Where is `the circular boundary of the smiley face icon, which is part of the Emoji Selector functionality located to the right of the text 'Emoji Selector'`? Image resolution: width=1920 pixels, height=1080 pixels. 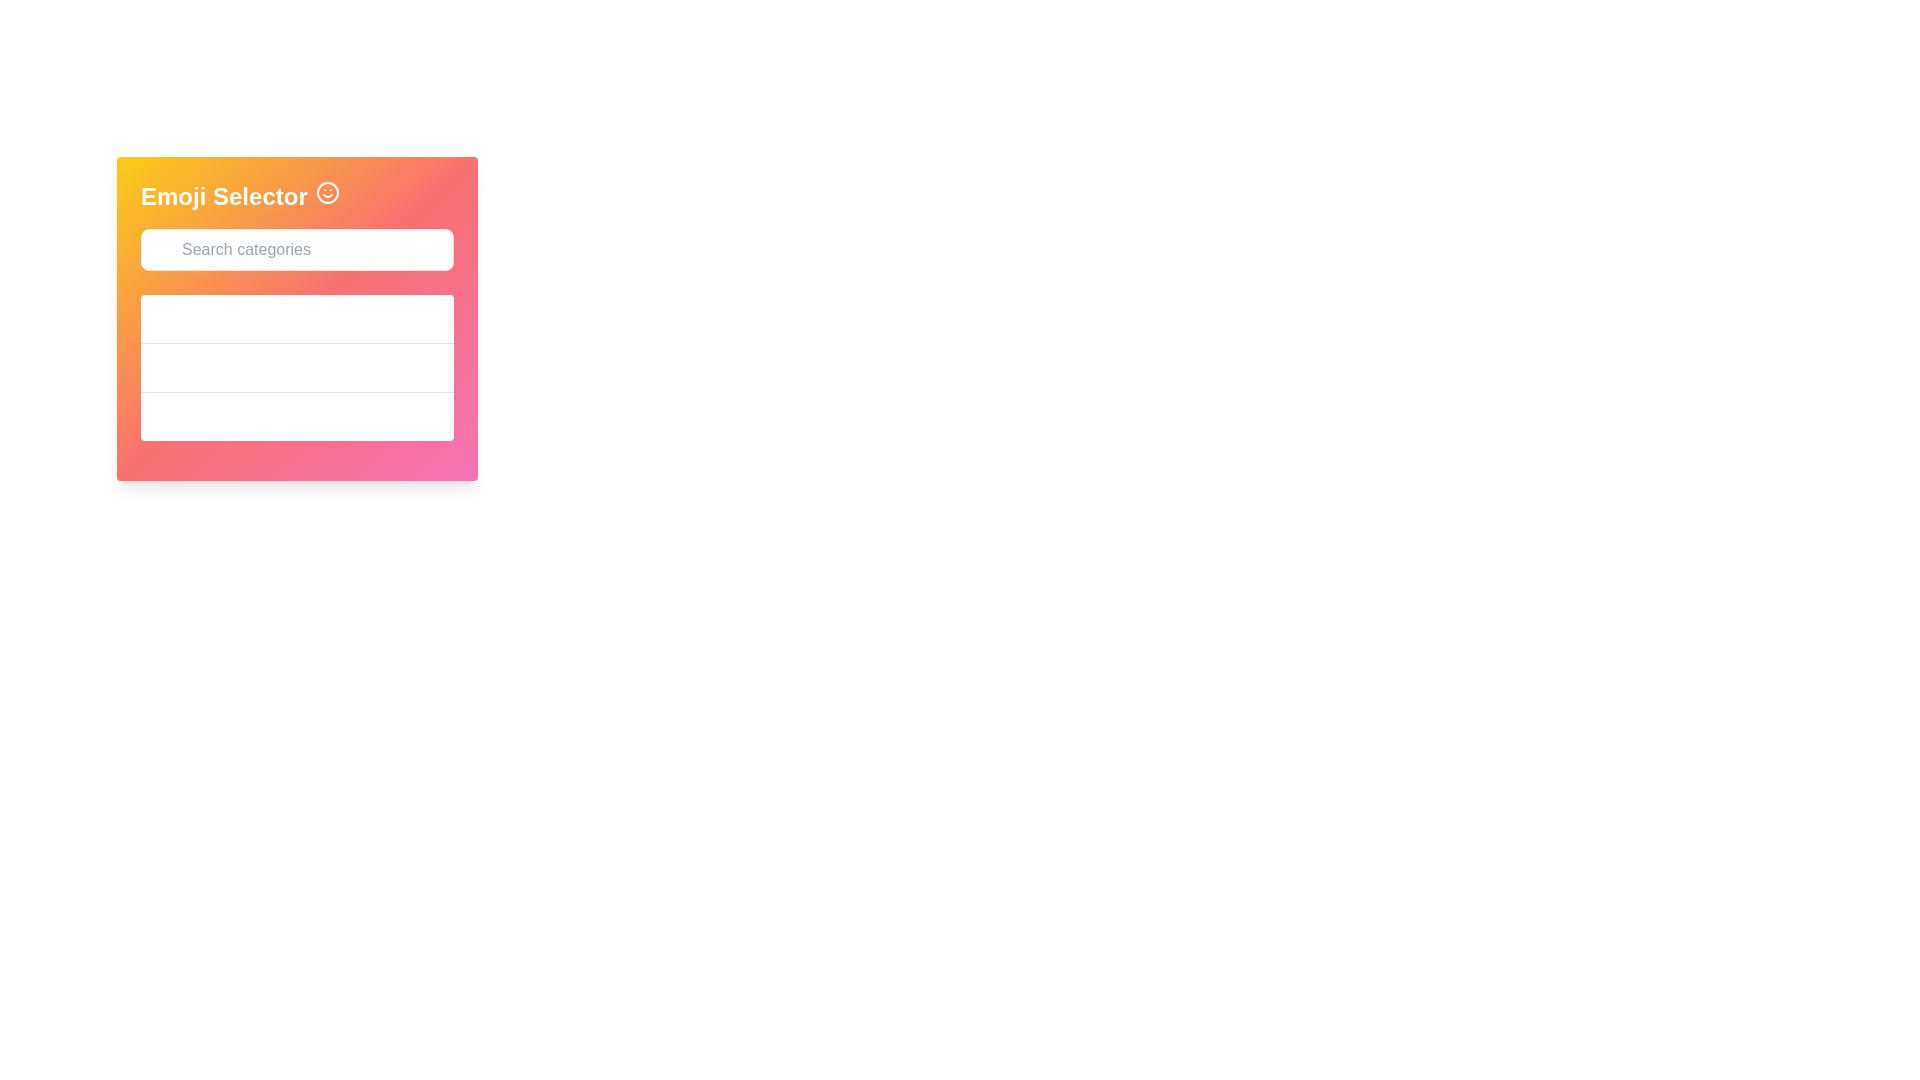 the circular boundary of the smiley face icon, which is part of the Emoji Selector functionality located to the right of the text 'Emoji Selector' is located at coordinates (327, 192).